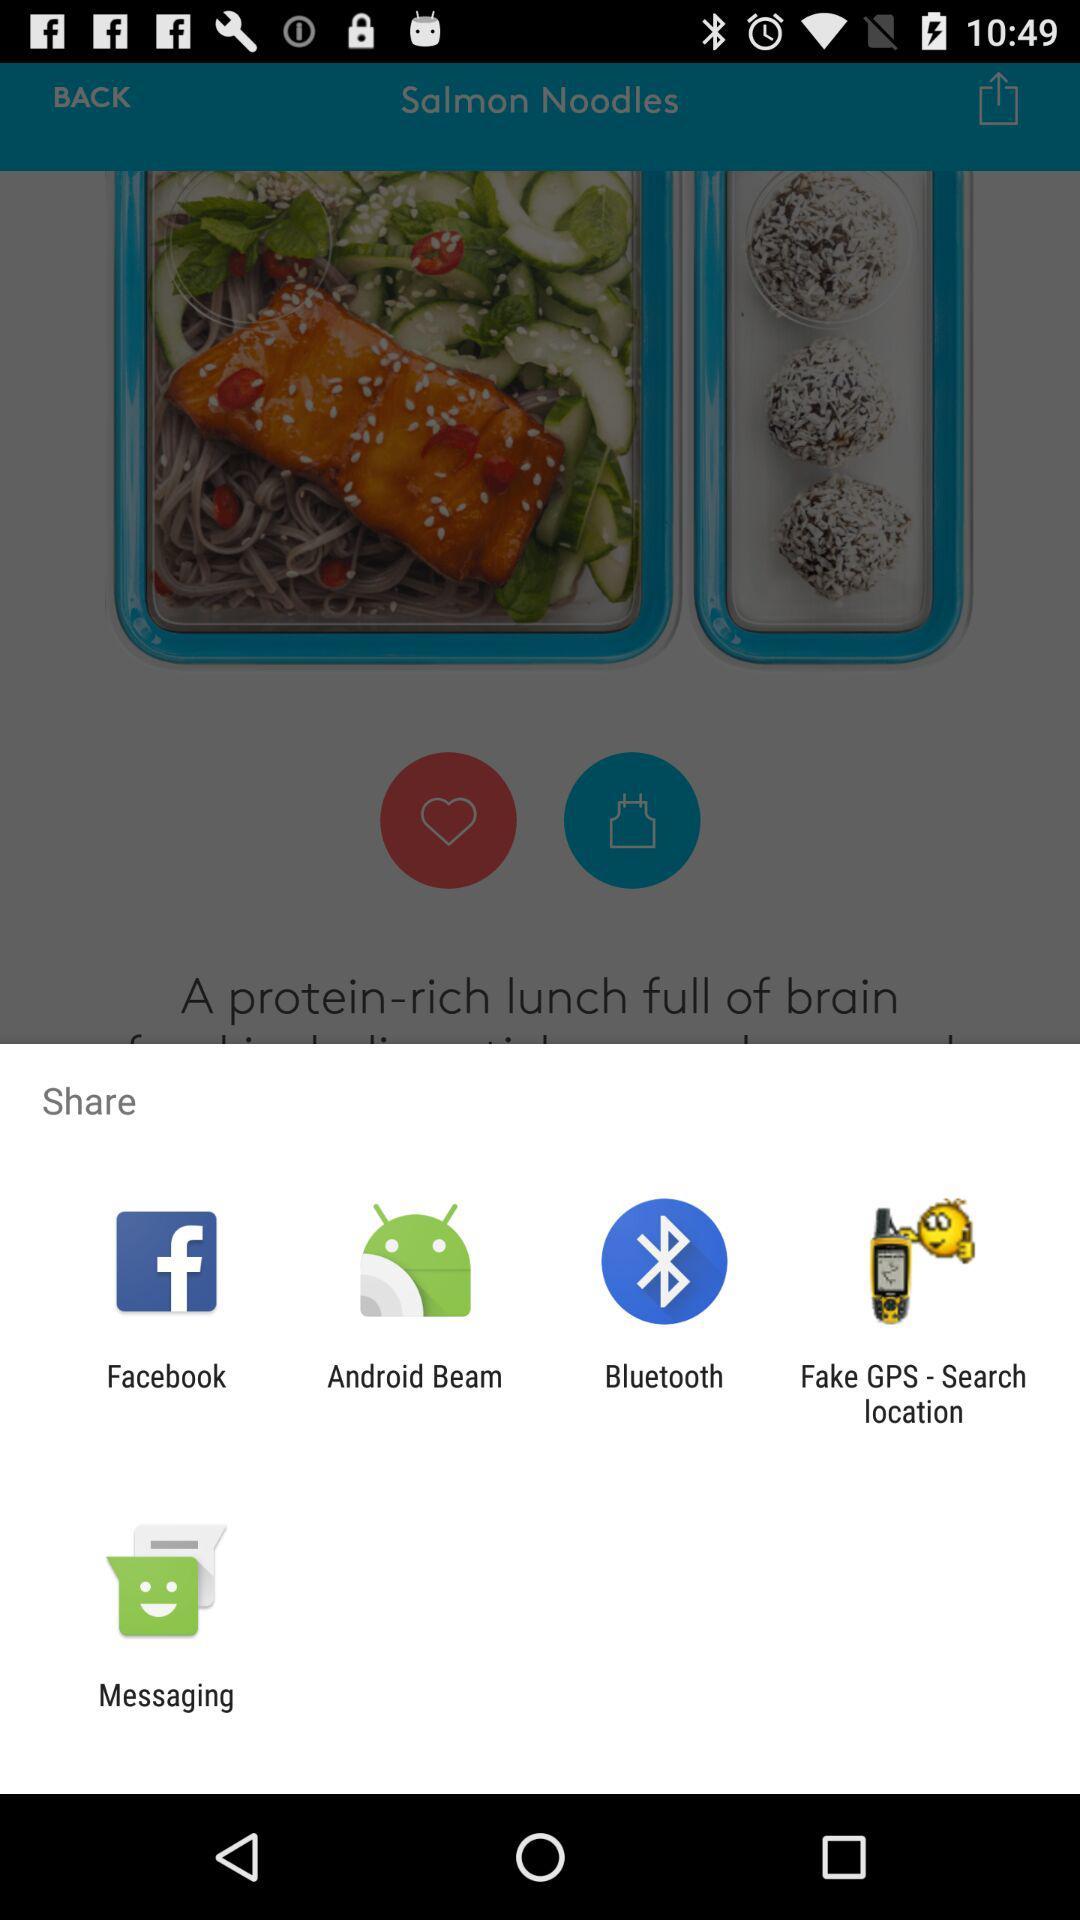 The image size is (1080, 1920). I want to click on the android beam icon, so click(414, 1392).